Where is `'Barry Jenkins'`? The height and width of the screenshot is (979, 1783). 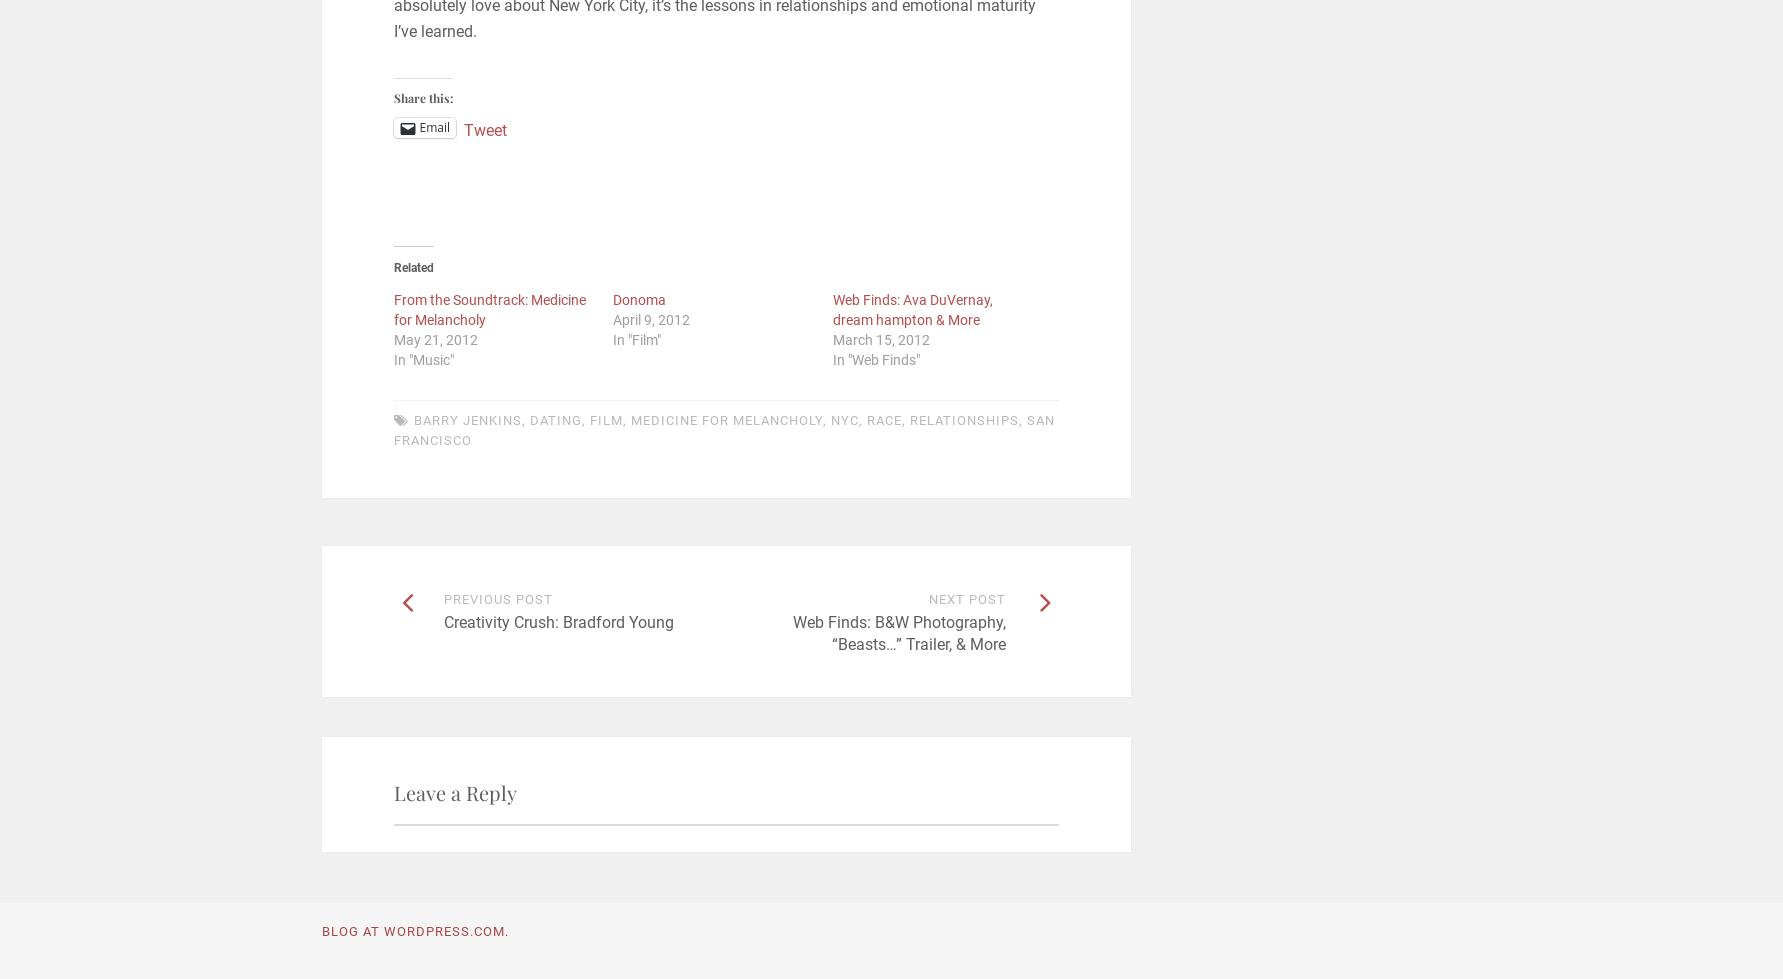
'Barry Jenkins' is located at coordinates (412, 420).